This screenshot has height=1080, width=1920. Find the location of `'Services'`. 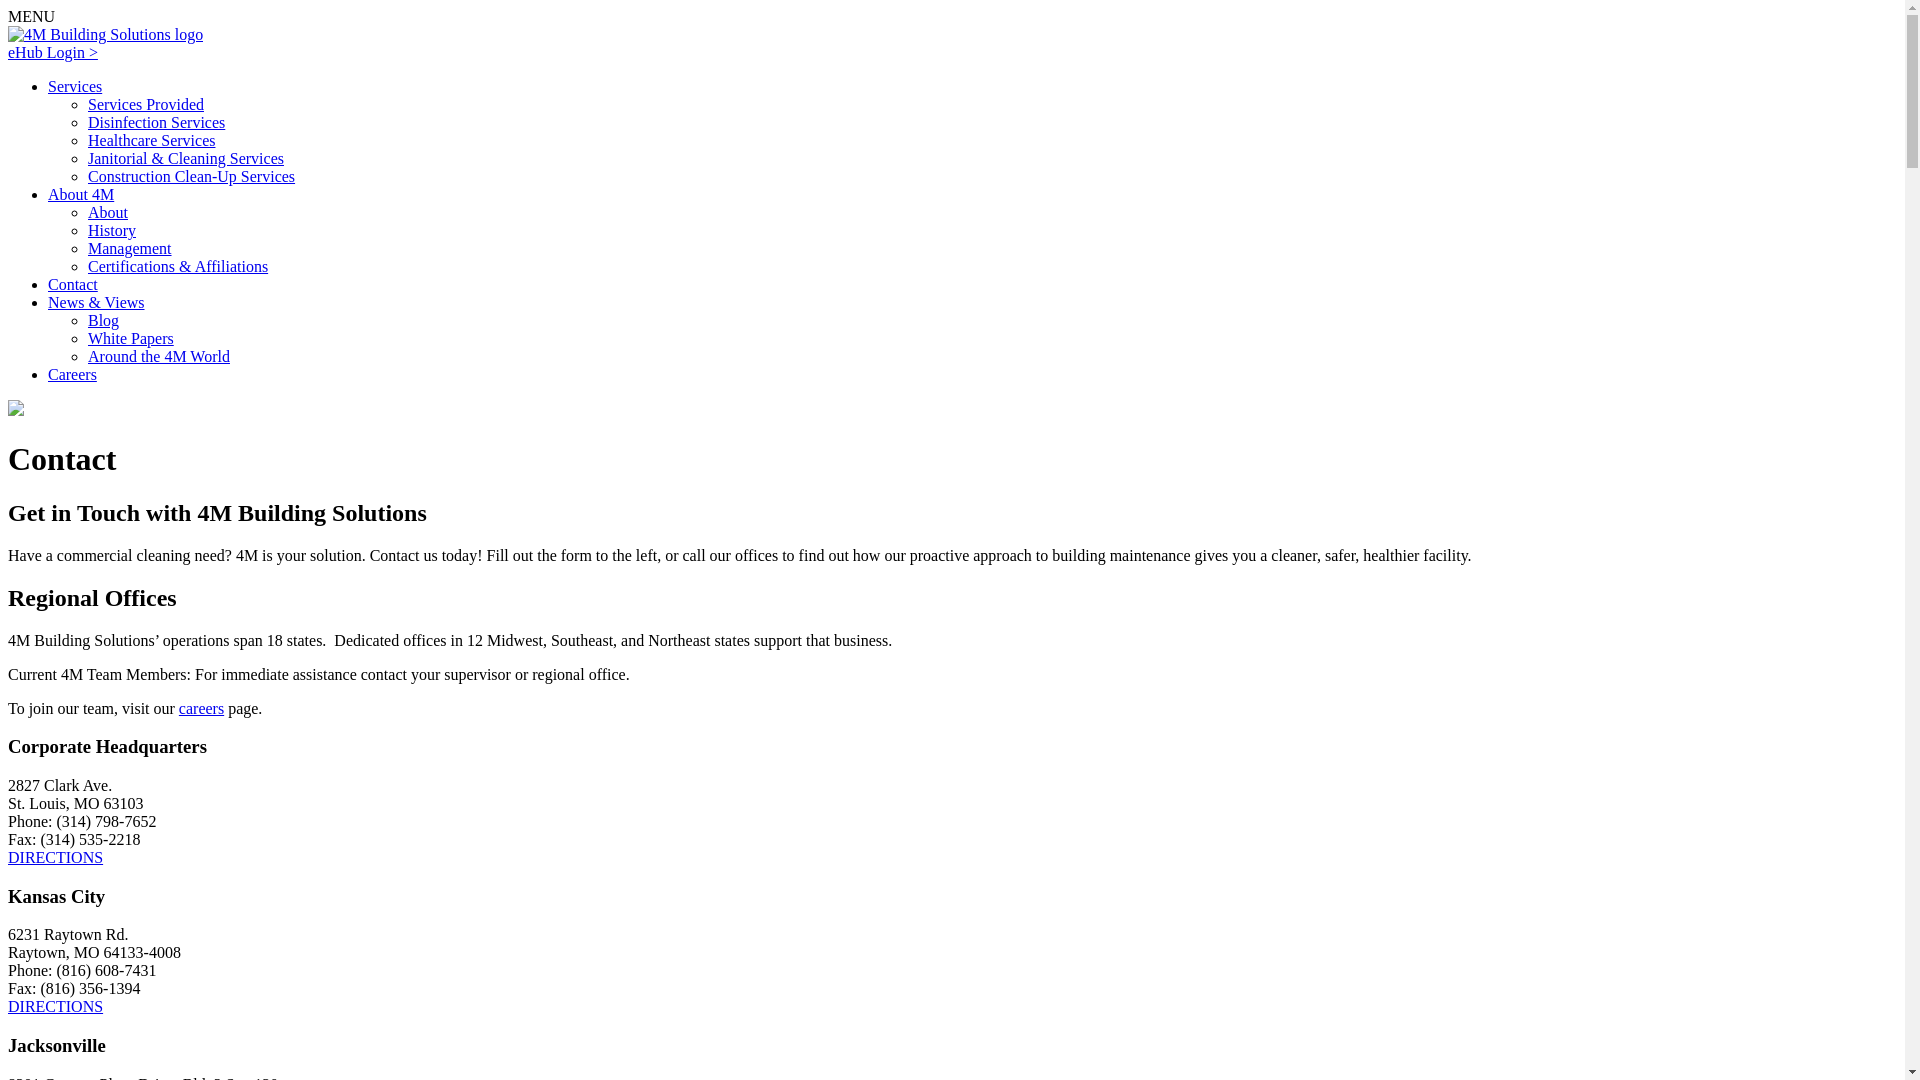

'Services' is located at coordinates (75, 85).